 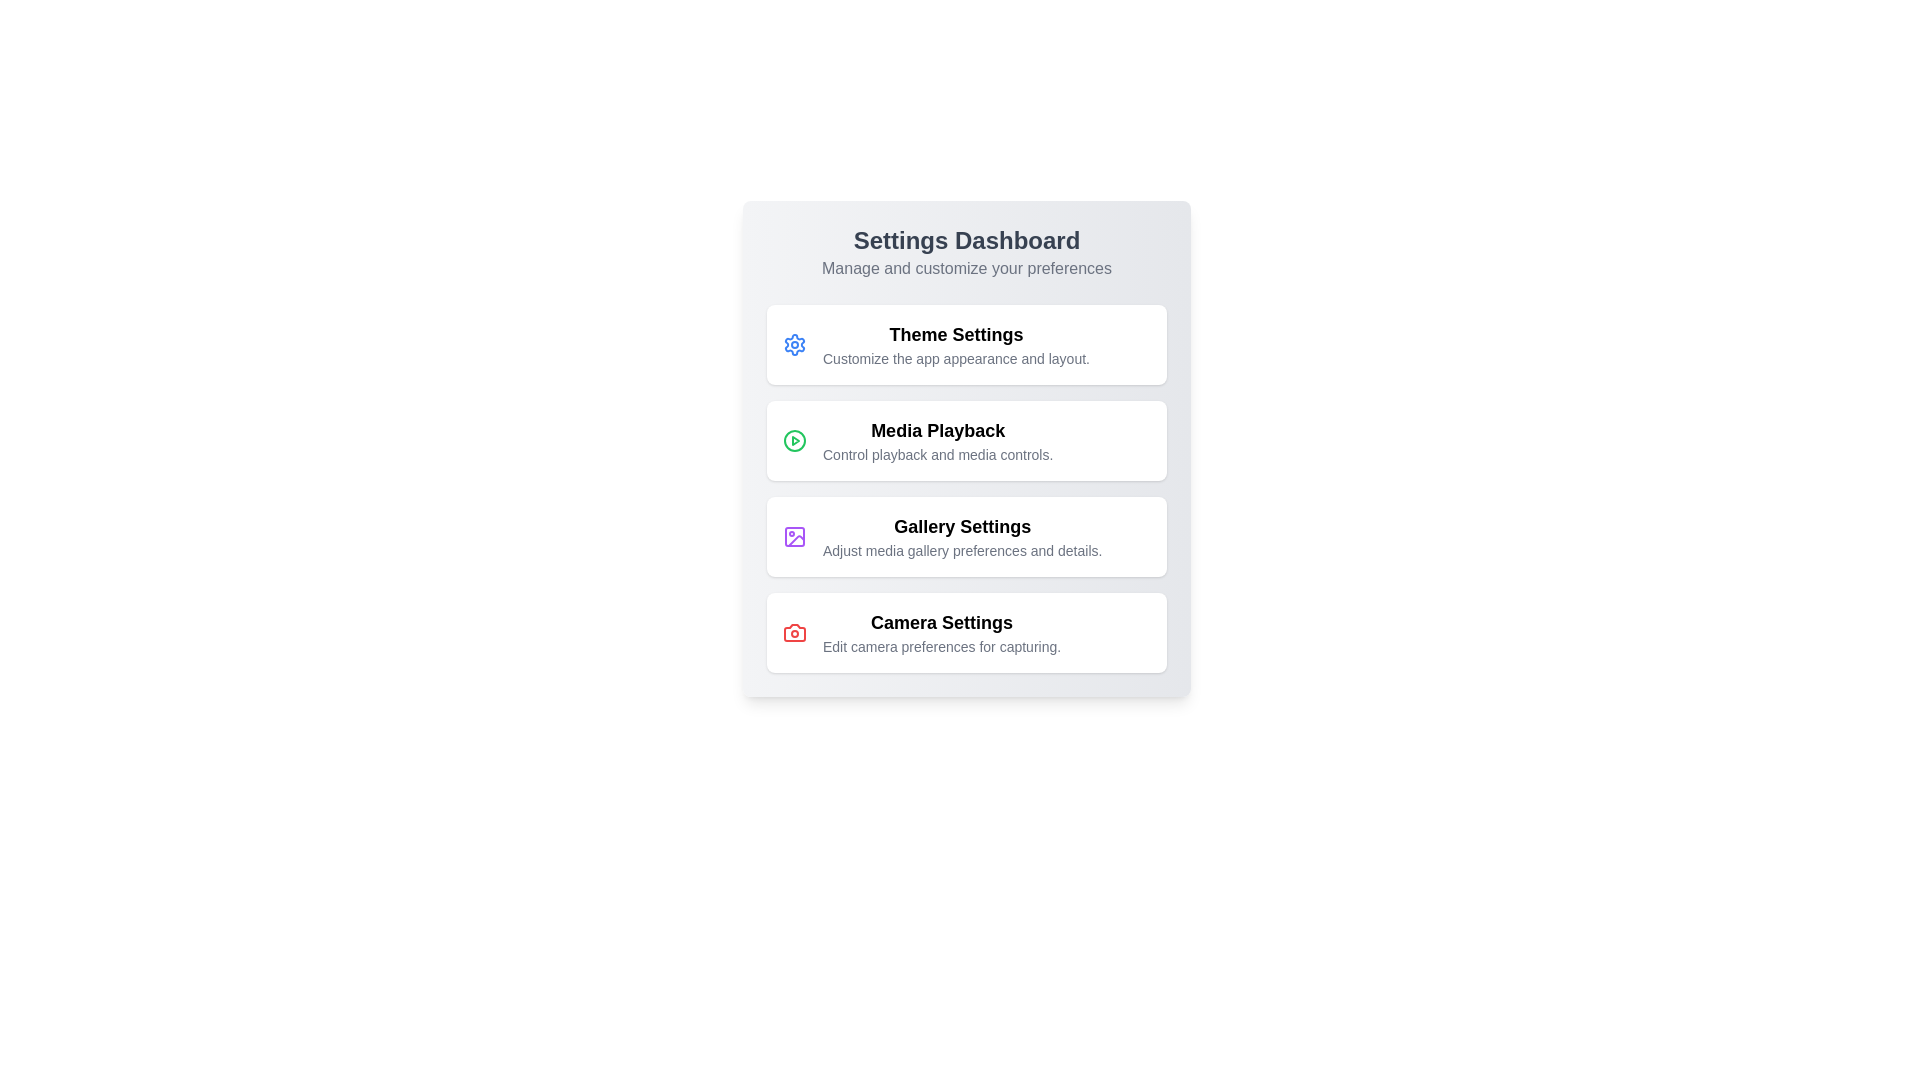 What do you see at coordinates (794, 632) in the screenshot?
I see `the red outlined camera icon located at the leftmost part of the 'Camera Settings' section within the rounded rectangular block at the bottom of the settings dashboard` at bounding box center [794, 632].